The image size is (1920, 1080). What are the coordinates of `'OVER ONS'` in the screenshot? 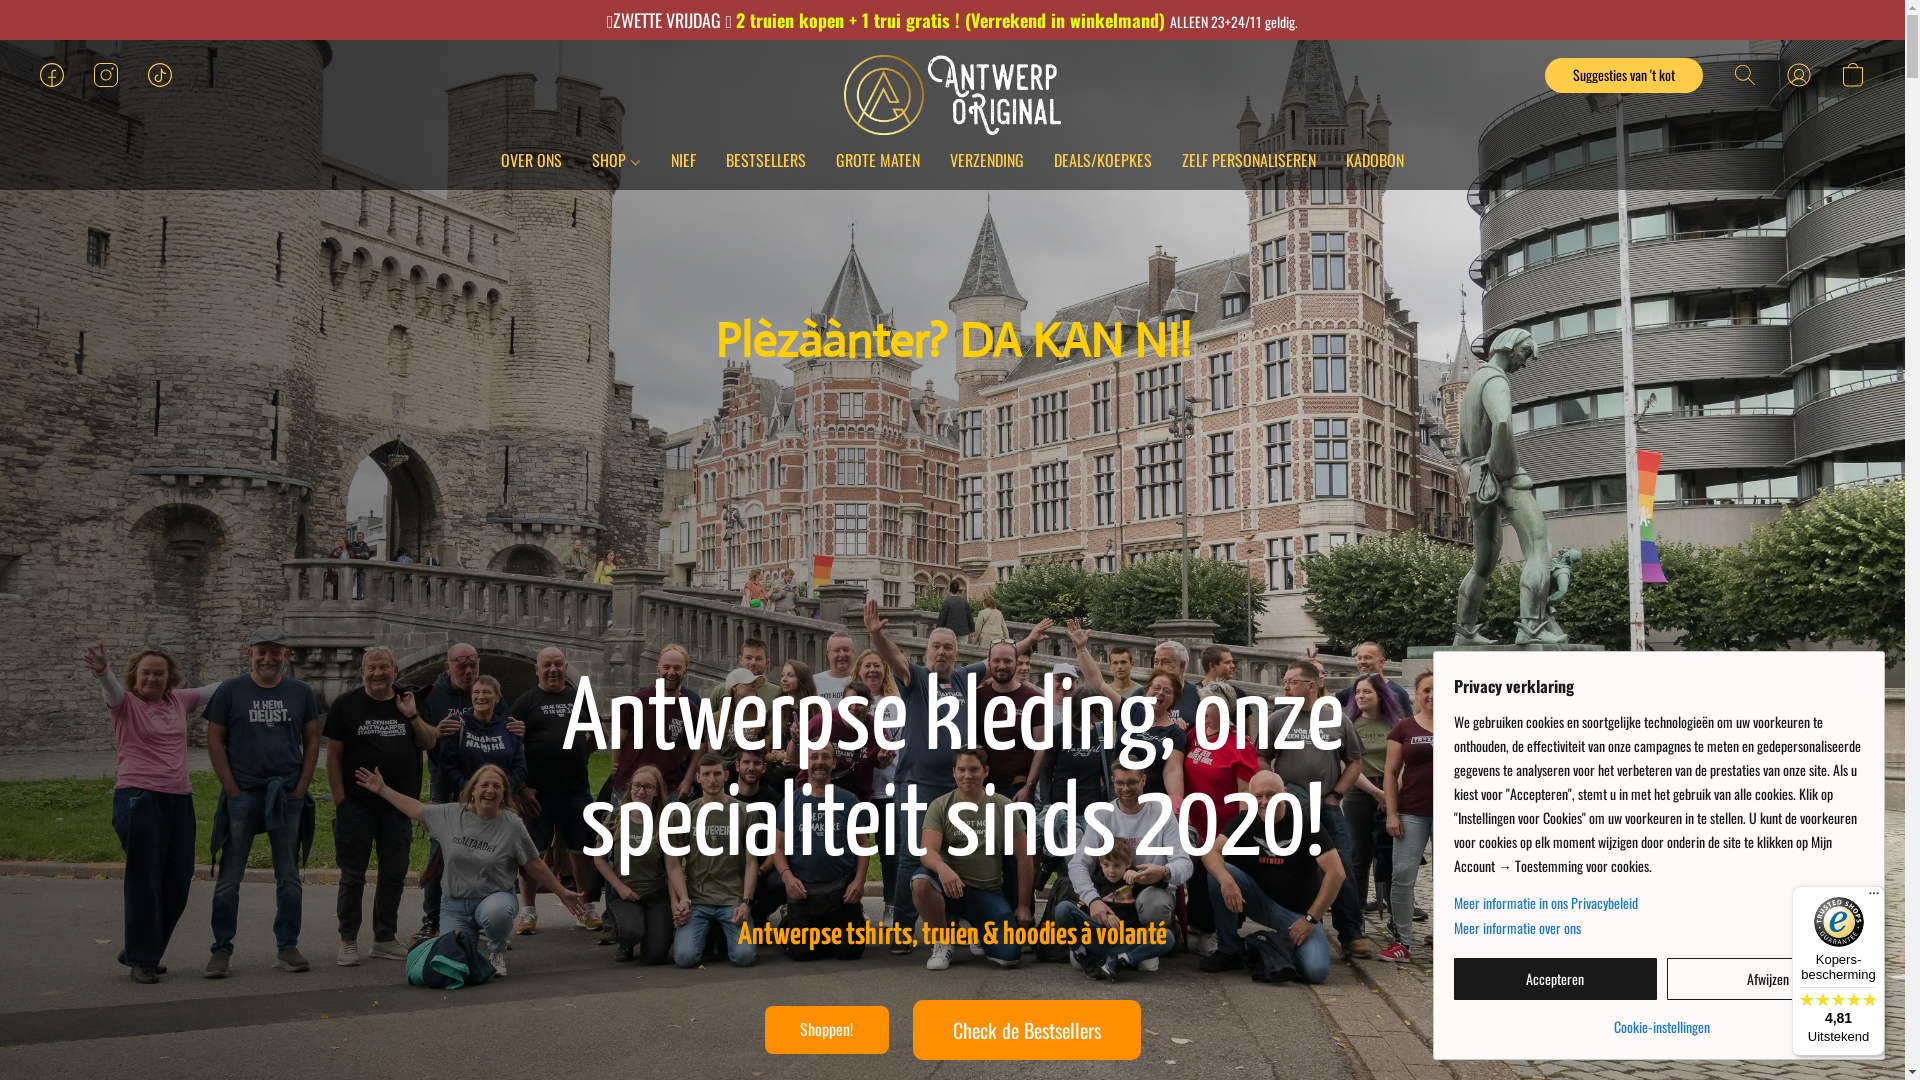 It's located at (538, 158).